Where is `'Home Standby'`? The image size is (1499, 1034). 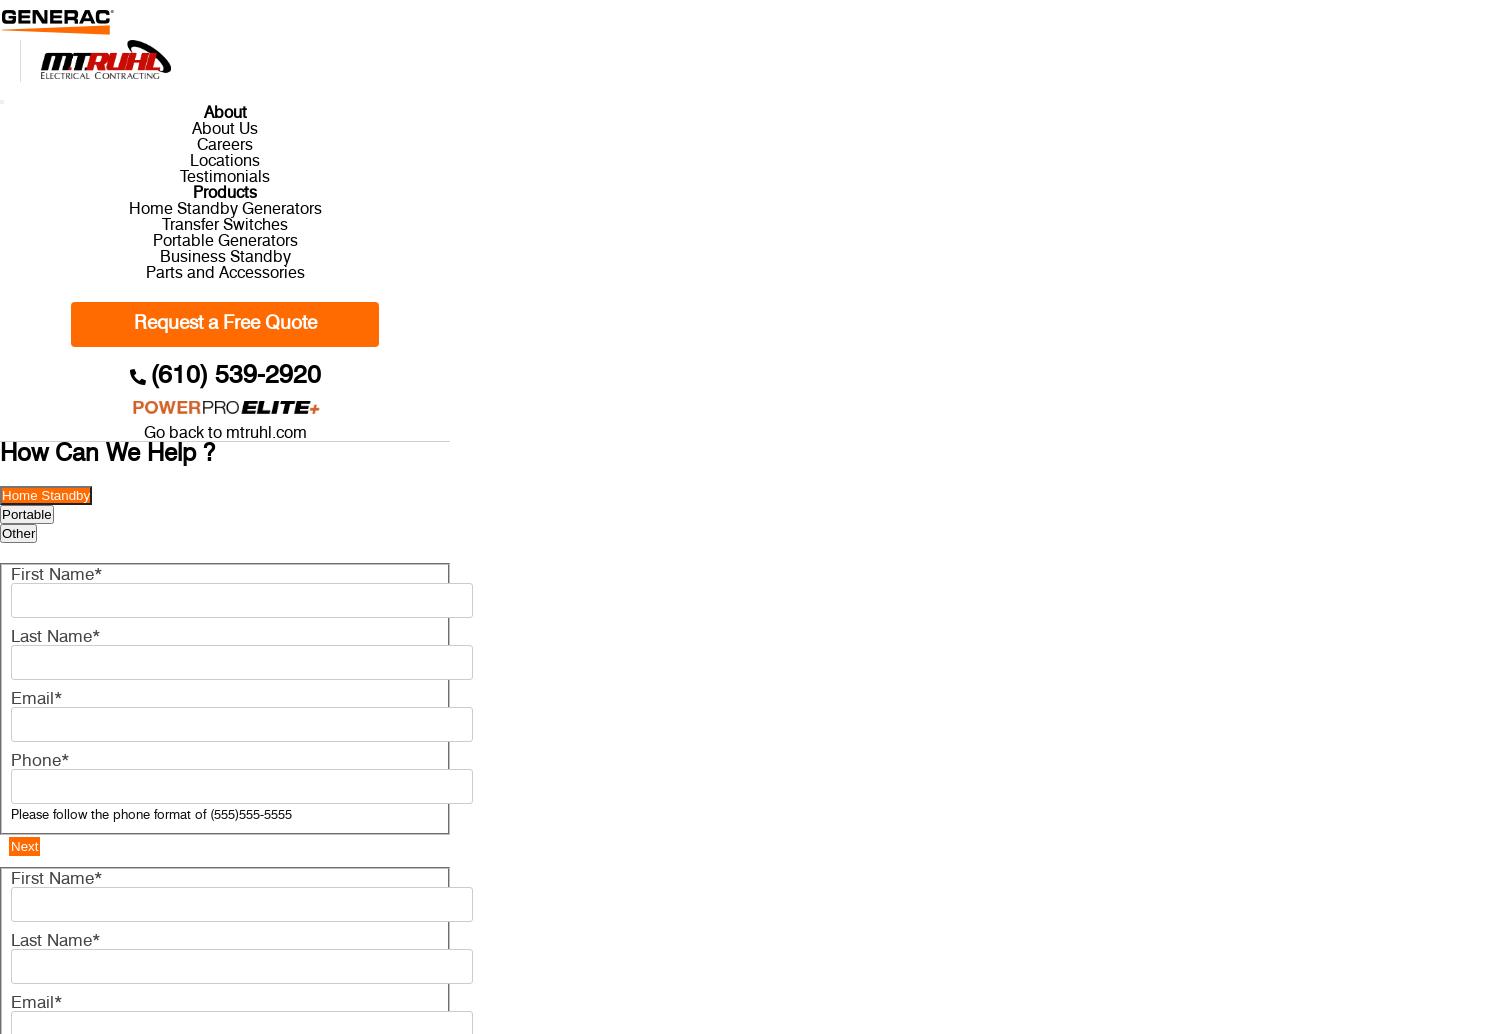
'Home Standby' is located at coordinates (1, 493).